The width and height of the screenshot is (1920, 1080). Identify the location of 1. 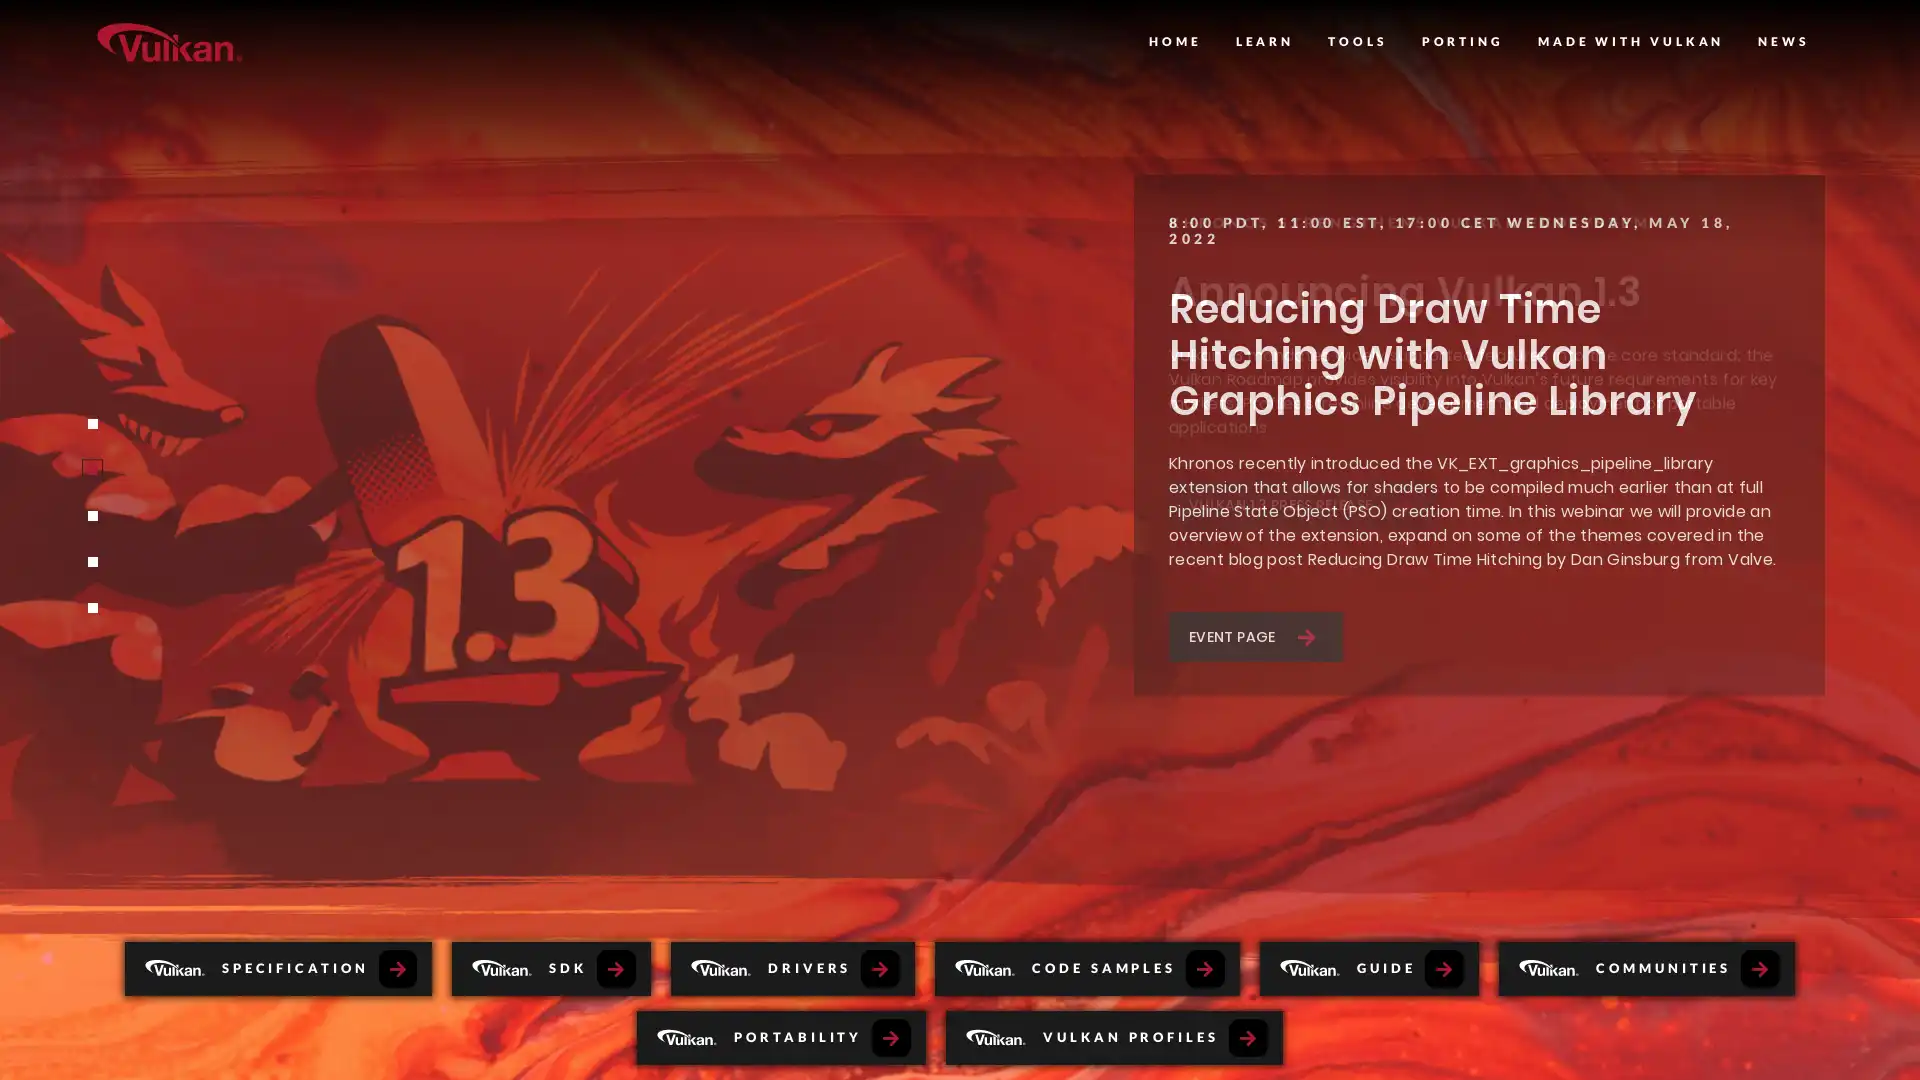
(90, 423).